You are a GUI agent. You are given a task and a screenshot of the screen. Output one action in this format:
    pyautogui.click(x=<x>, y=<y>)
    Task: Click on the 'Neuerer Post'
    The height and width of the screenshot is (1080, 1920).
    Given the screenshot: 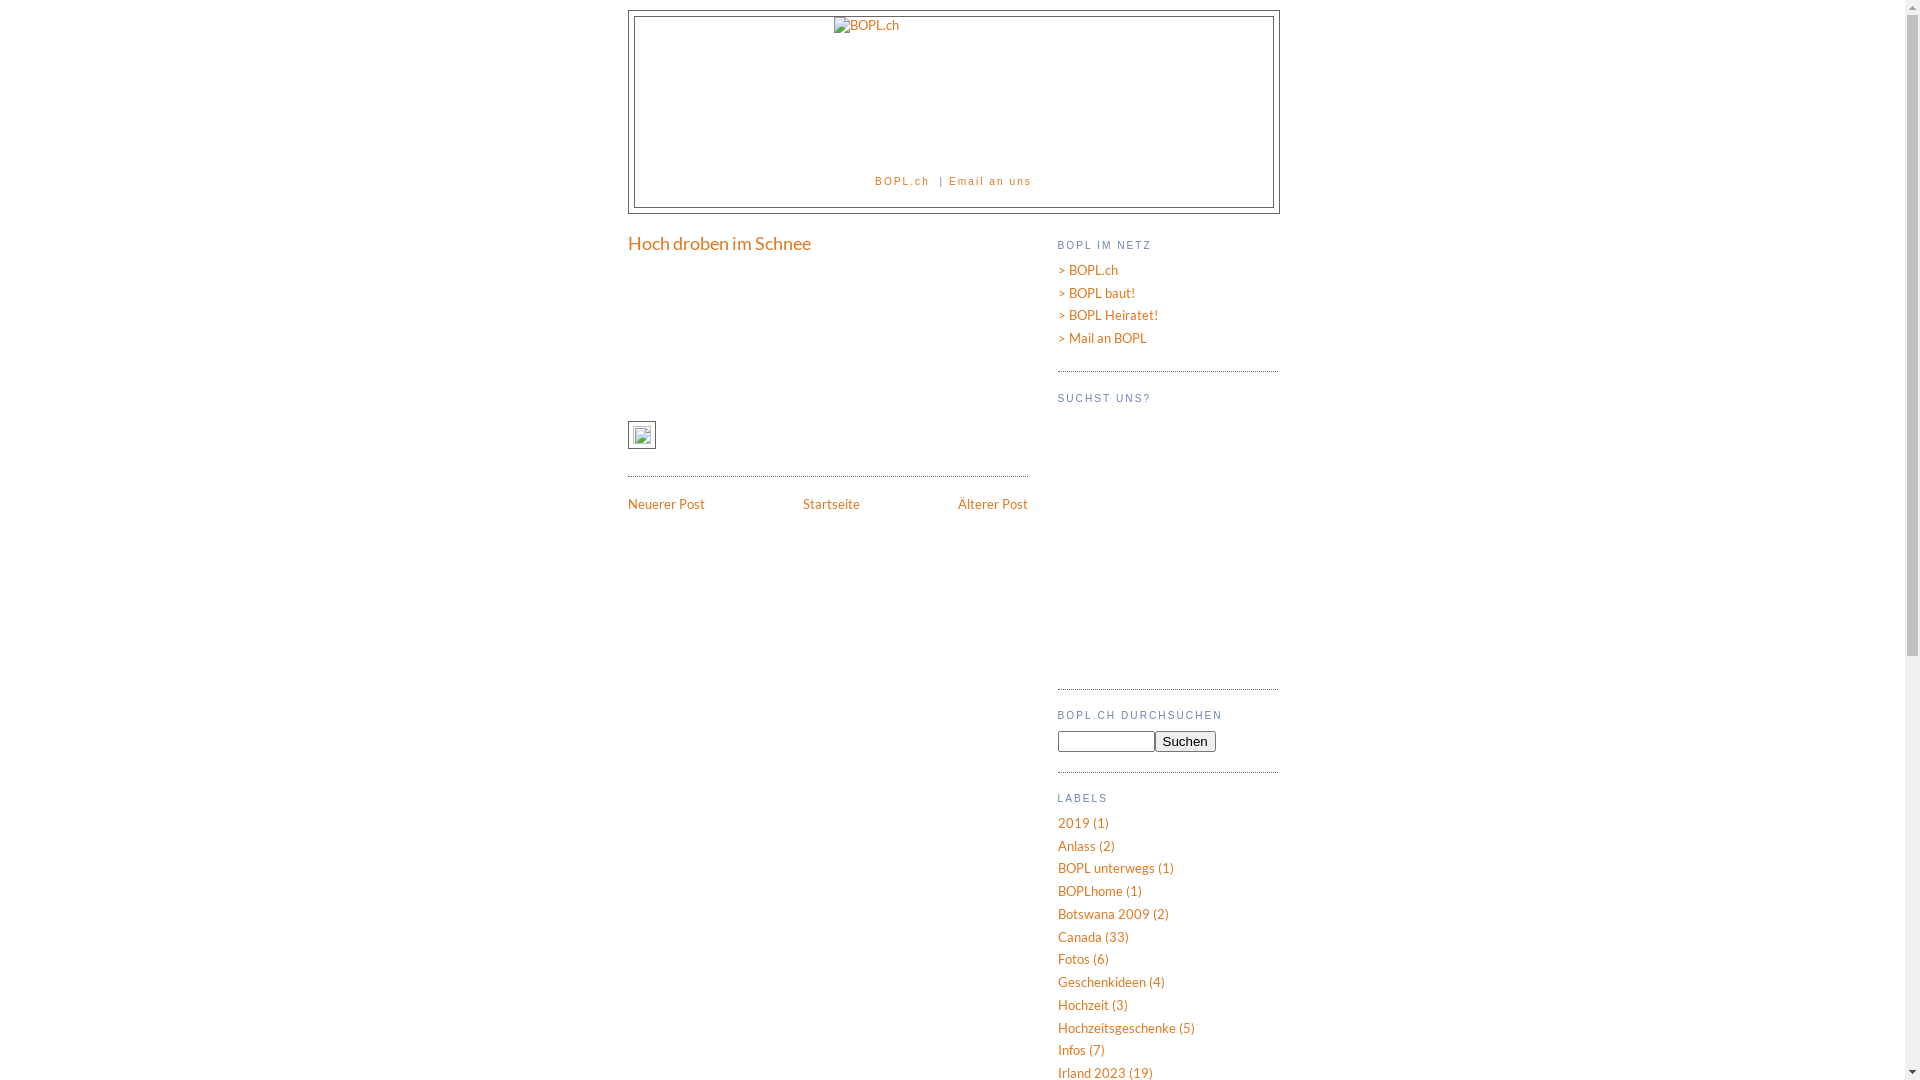 What is the action you would take?
    pyautogui.click(x=666, y=503)
    